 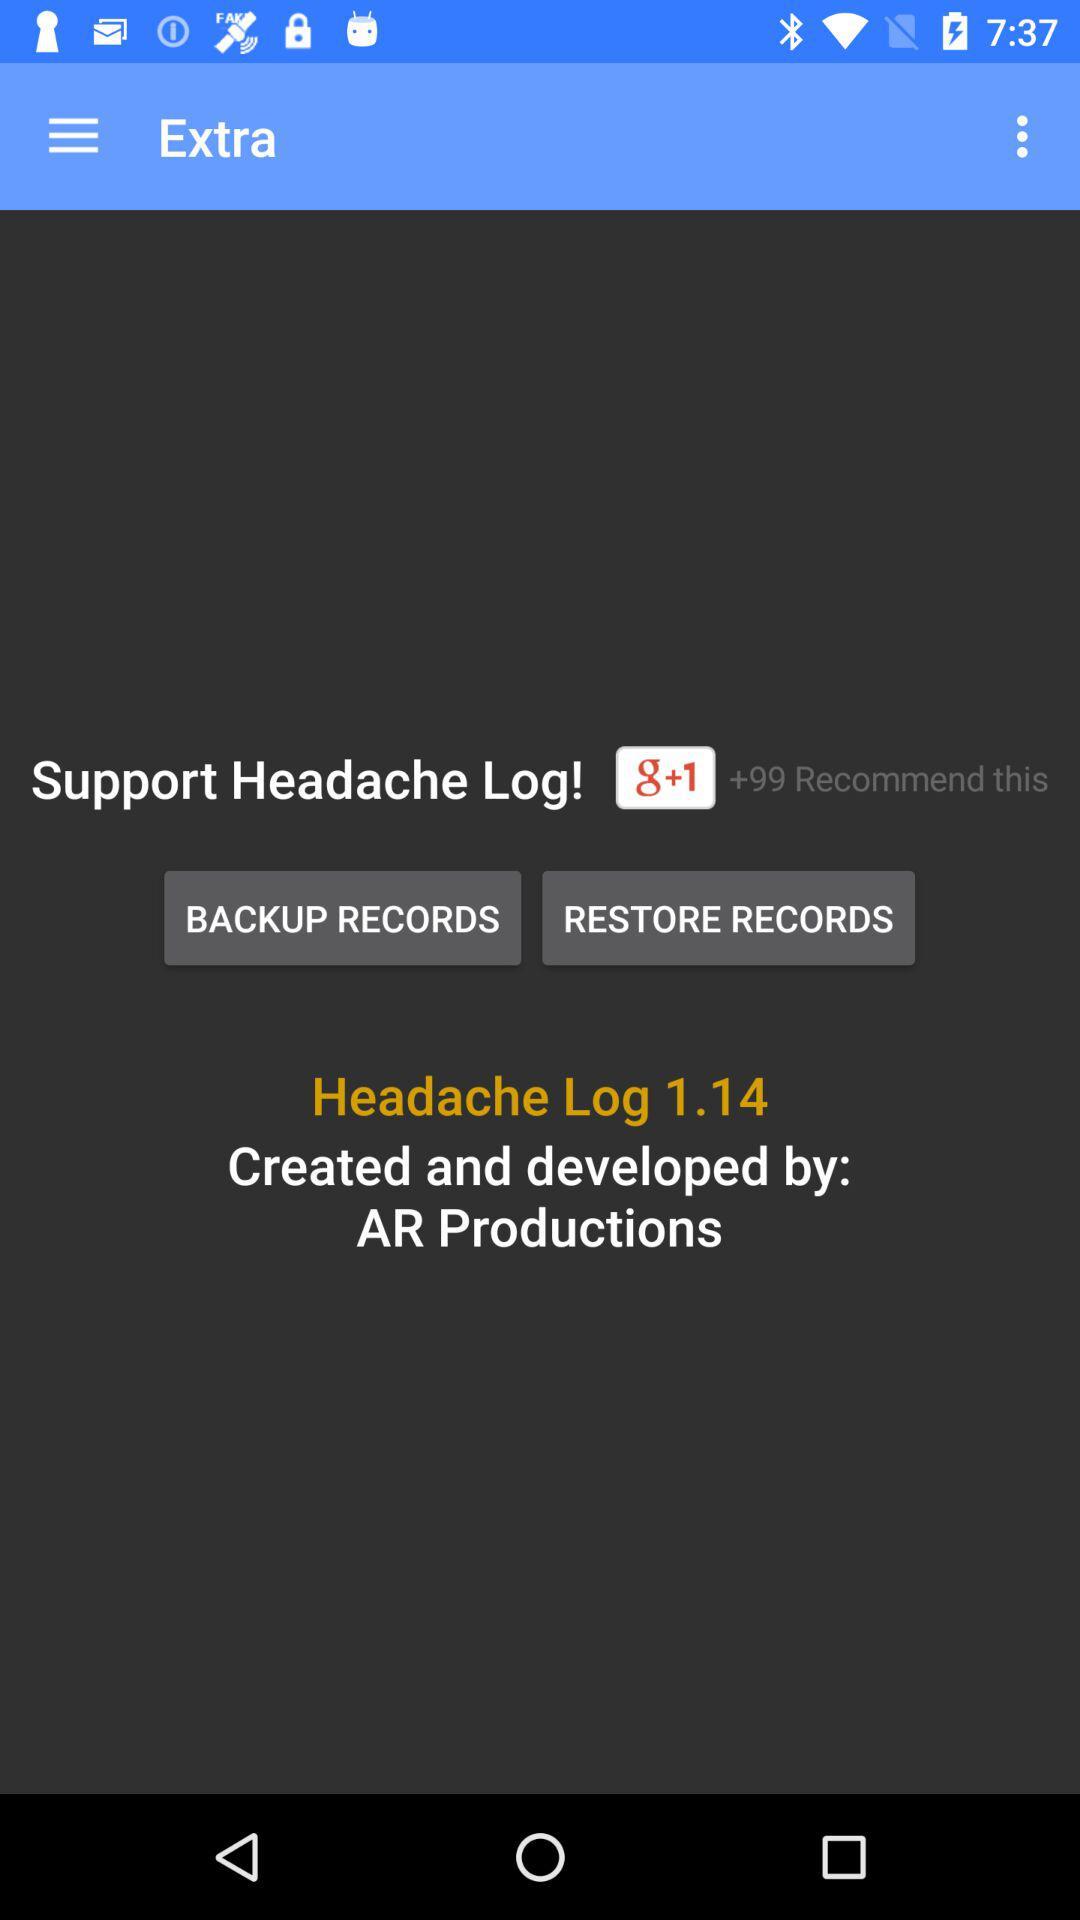 What do you see at coordinates (72, 135) in the screenshot?
I see `the app next to extra app` at bounding box center [72, 135].